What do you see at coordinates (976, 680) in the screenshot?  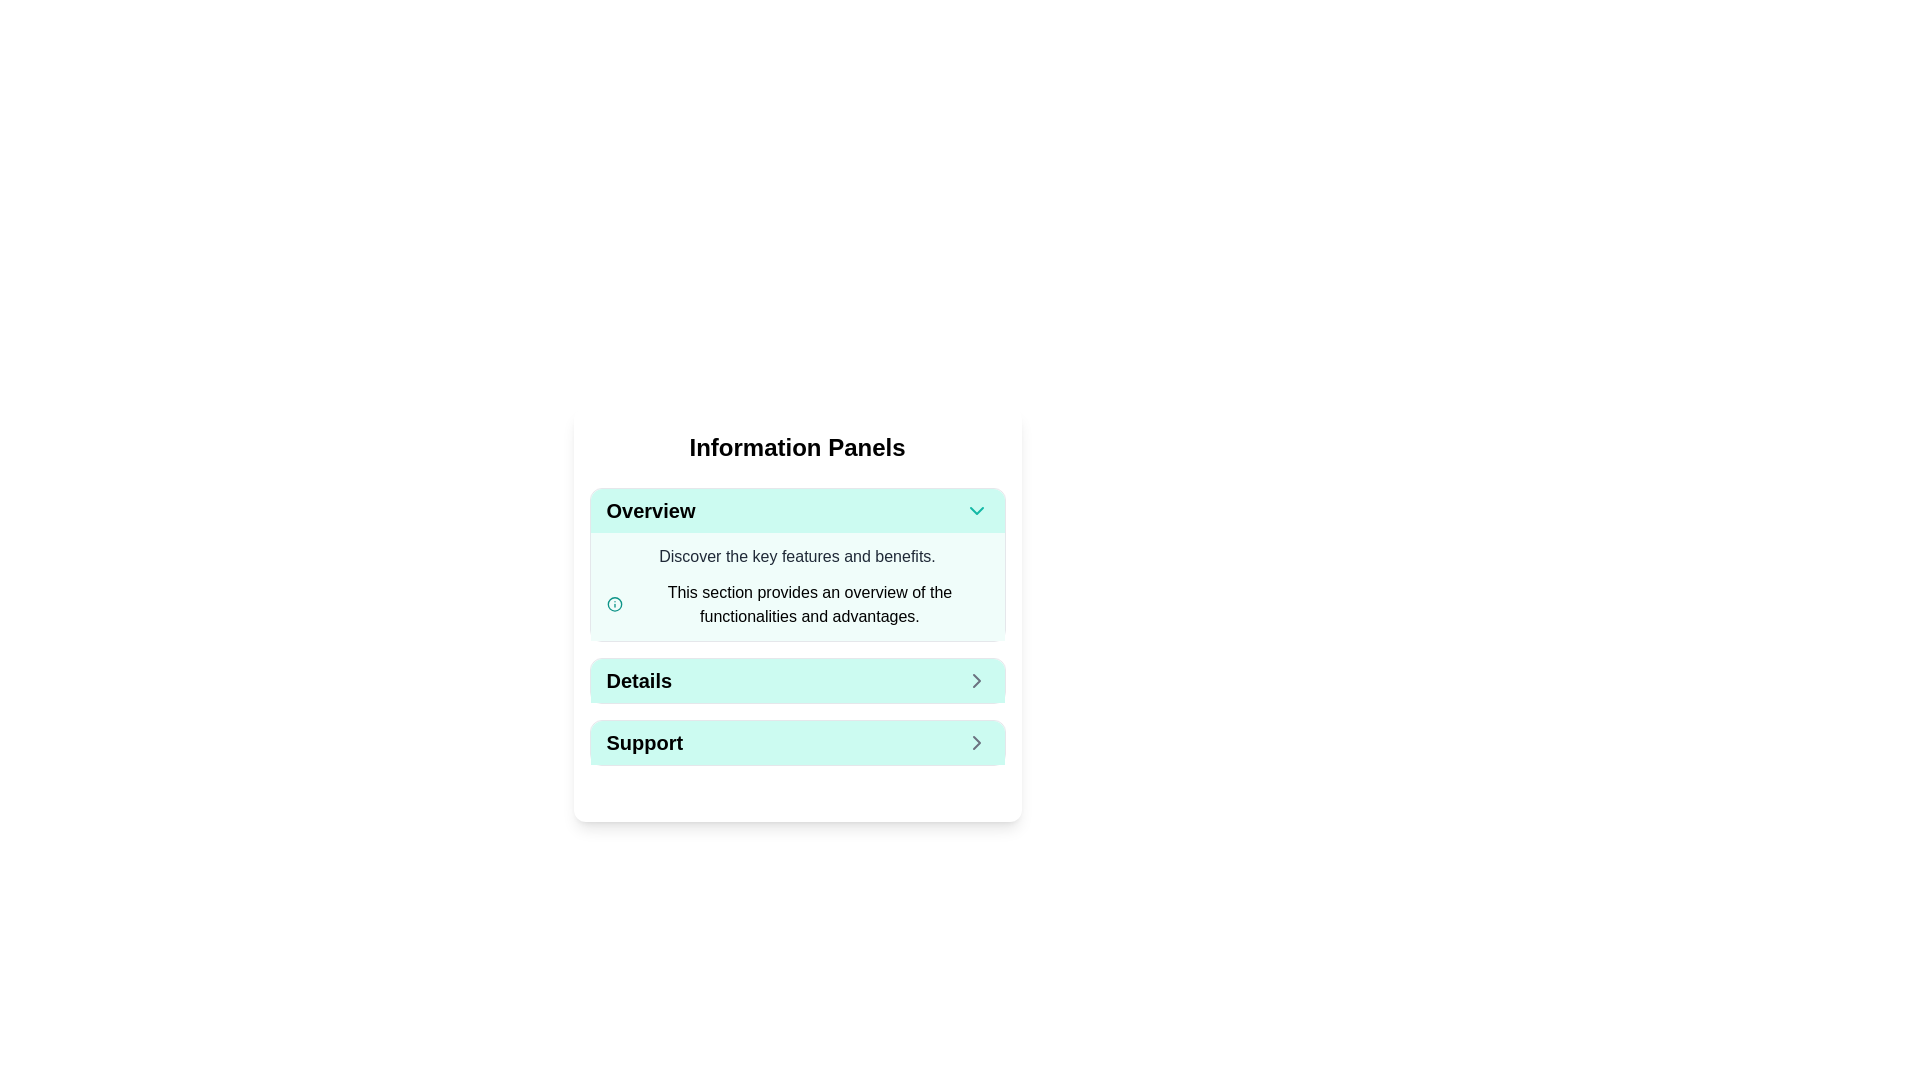 I see `the navigation icon located within the turquoise button section to initiate navigation` at bounding box center [976, 680].